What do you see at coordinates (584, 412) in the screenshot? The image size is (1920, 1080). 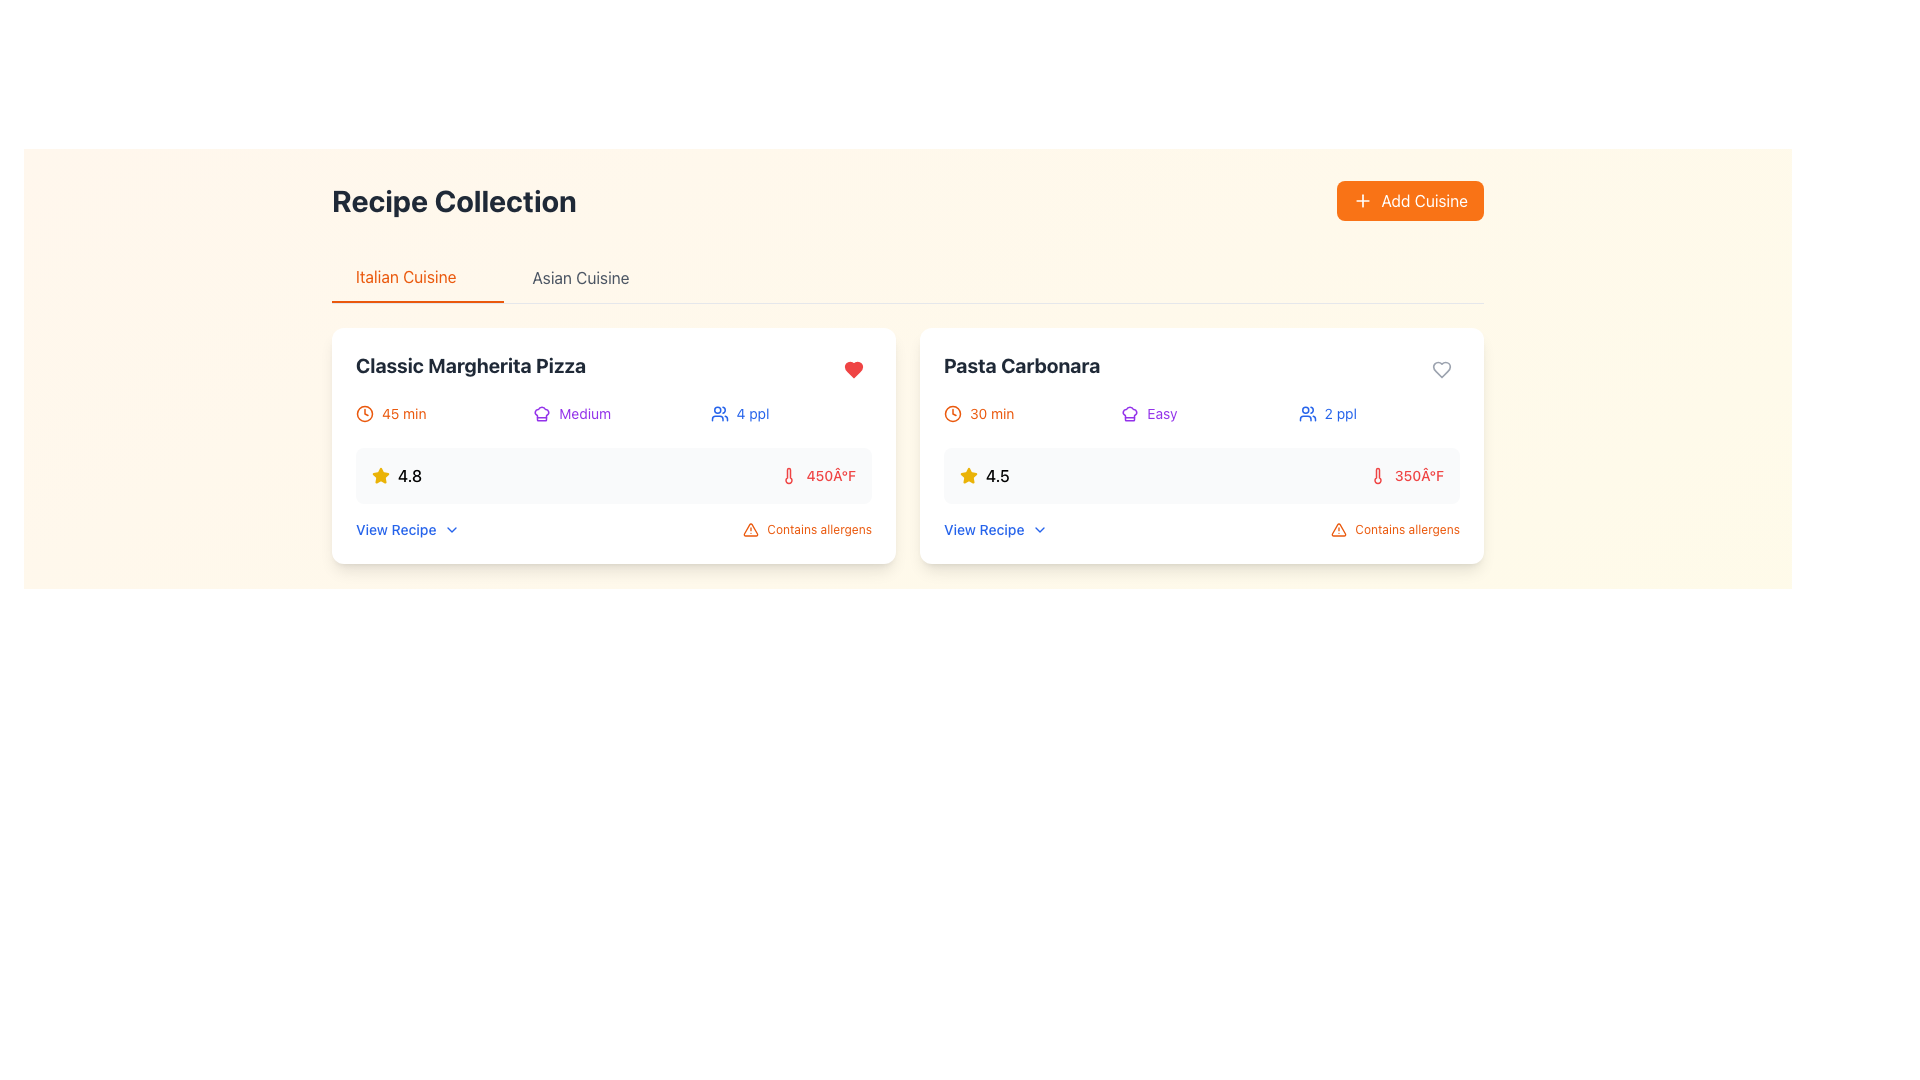 I see `text displayed on the small, purple-colored text label that says 'Medium' located centrally within the first card under the 'Italian Cuisine' tab` at bounding box center [584, 412].